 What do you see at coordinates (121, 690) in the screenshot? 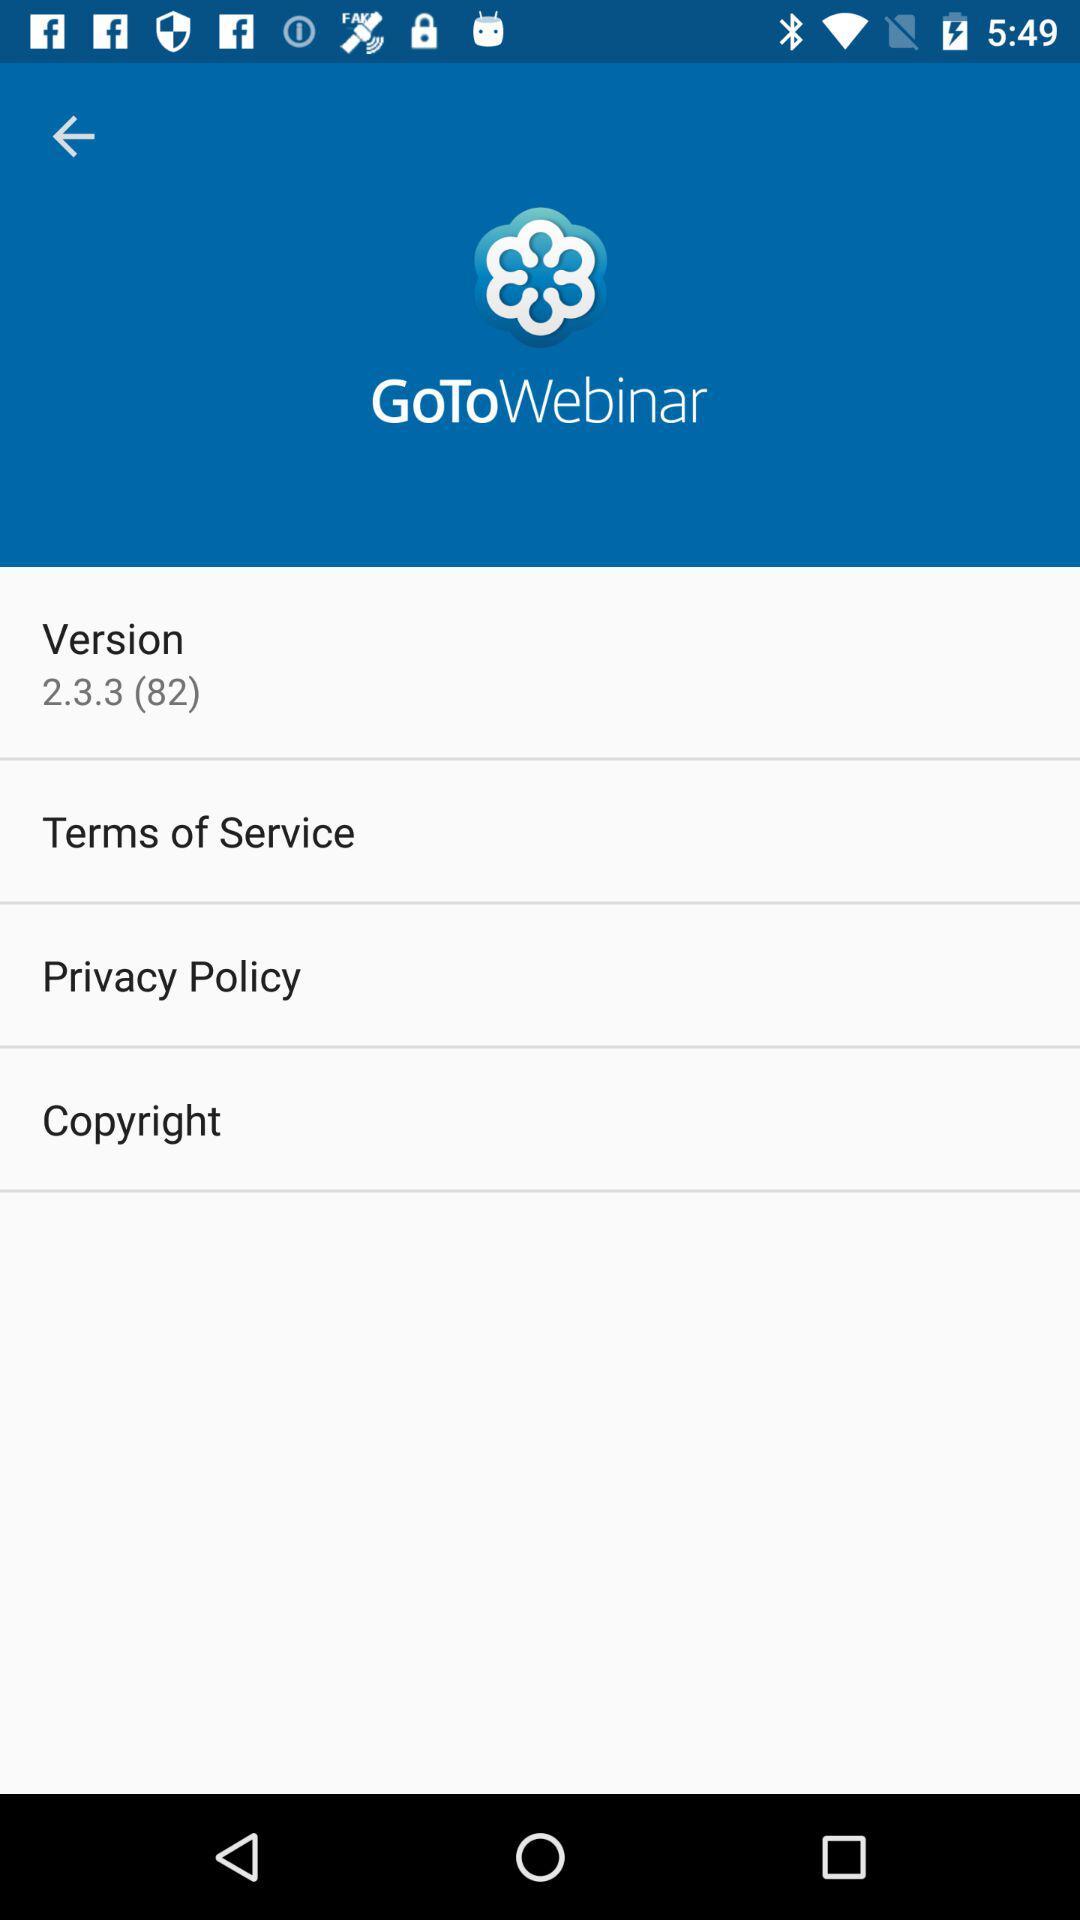
I see `the 2 3 3 item` at bounding box center [121, 690].